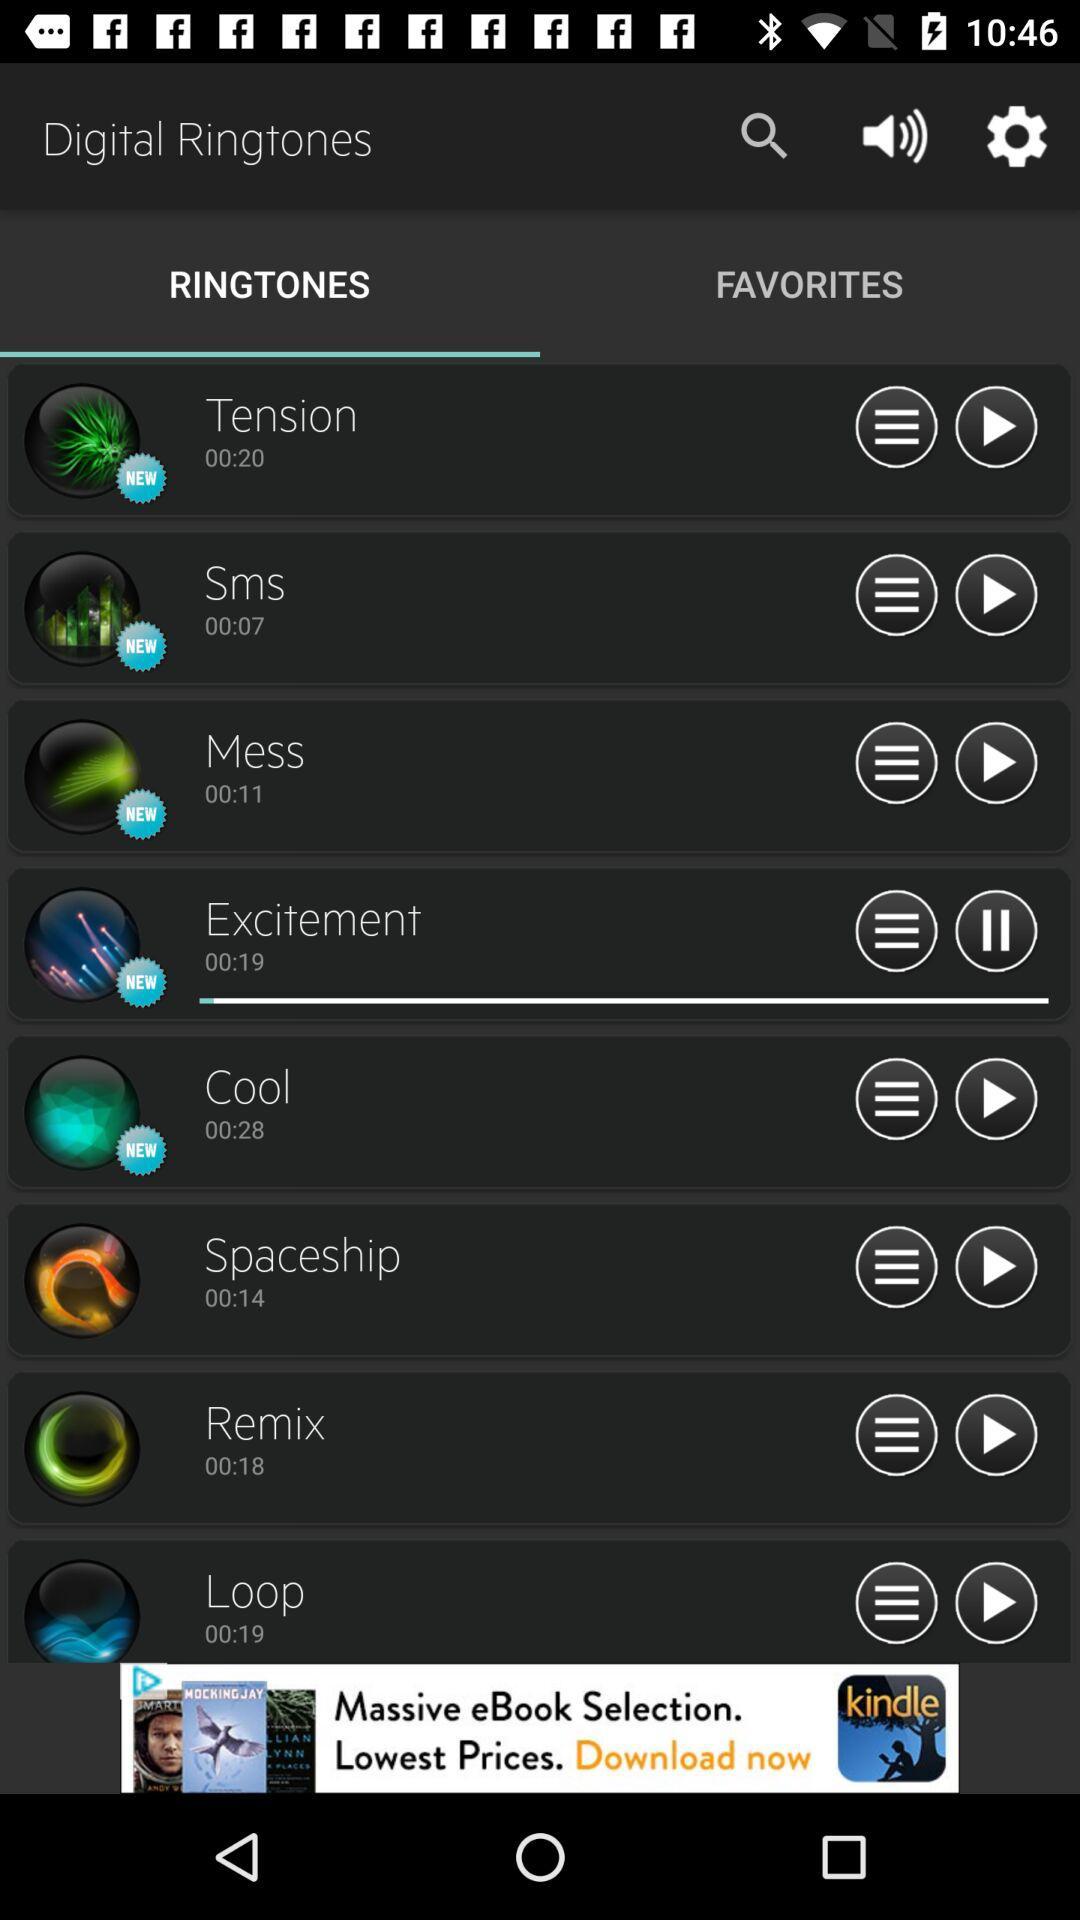 The width and height of the screenshot is (1080, 1920). What do you see at coordinates (895, 427) in the screenshot?
I see `menu dropdown for tension ringtone` at bounding box center [895, 427].